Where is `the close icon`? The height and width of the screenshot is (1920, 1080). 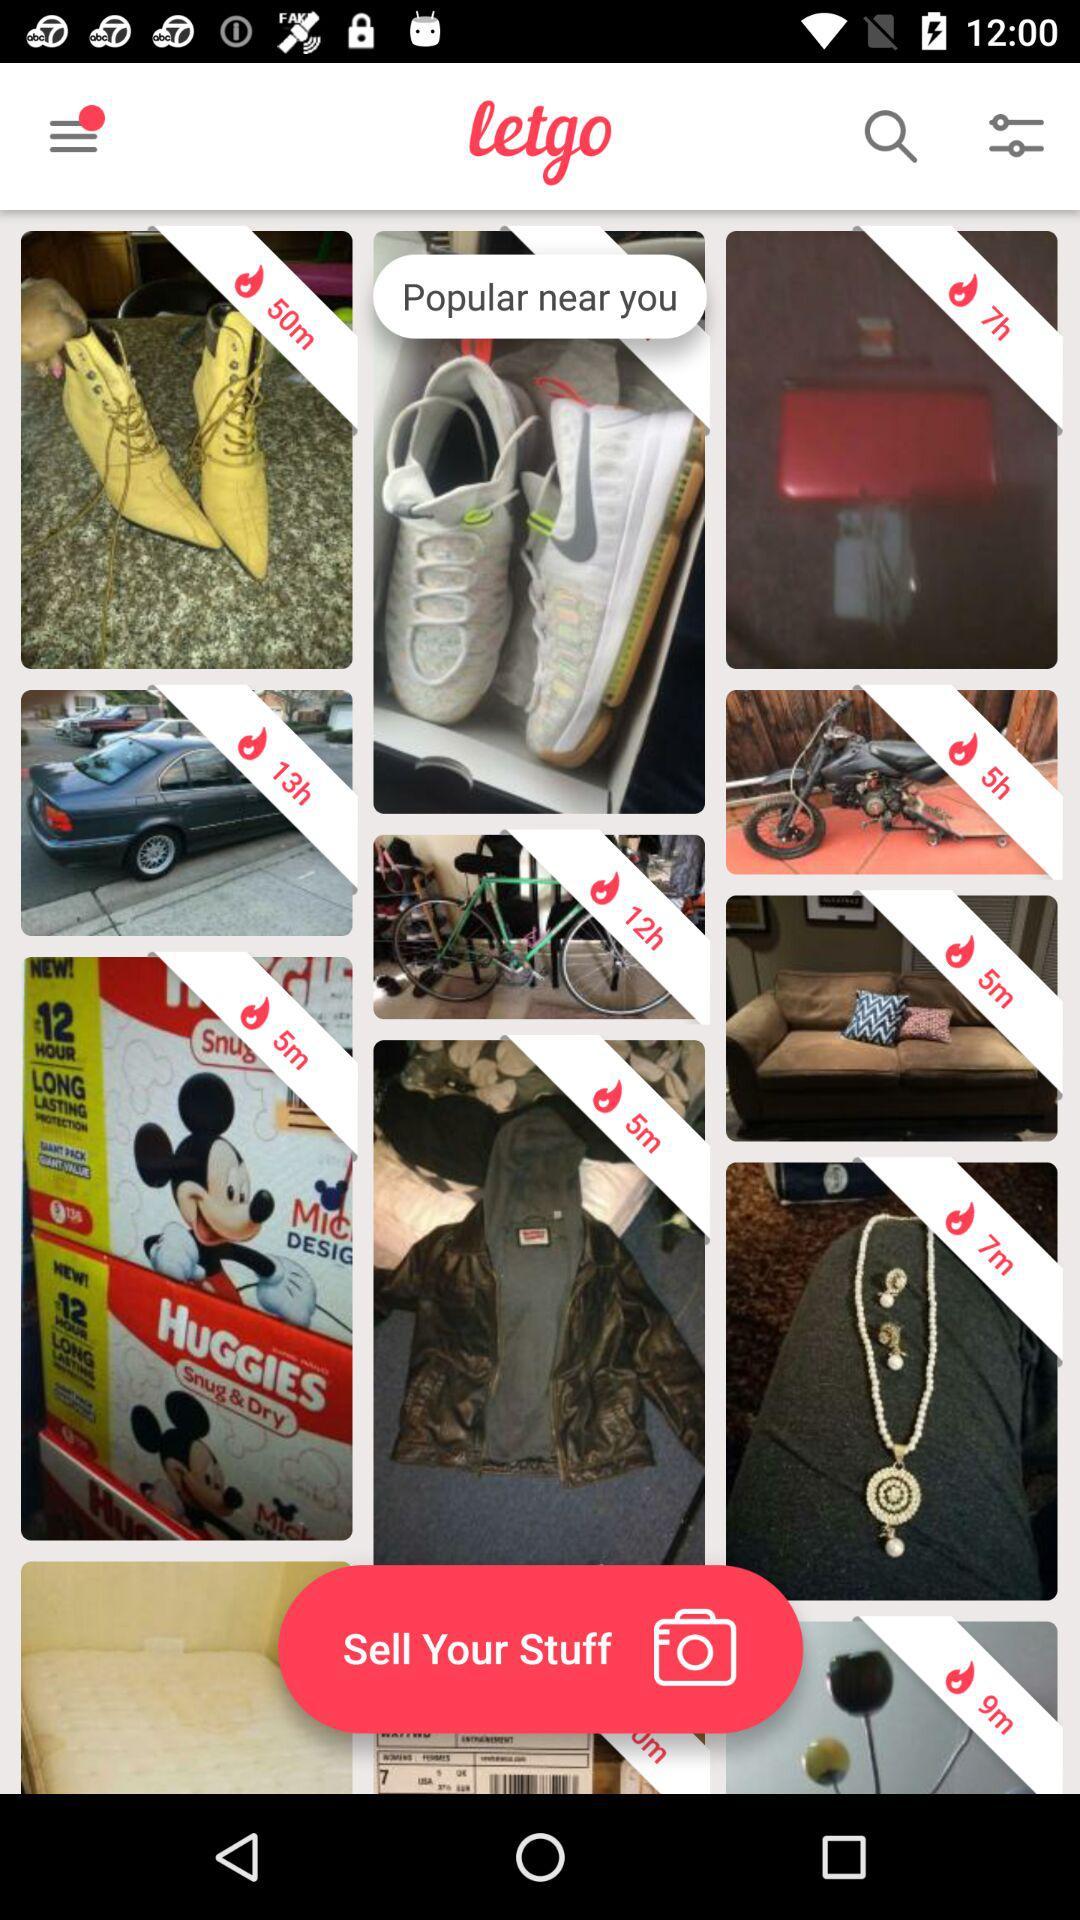
the close icon is located at coordinates (990, 88).